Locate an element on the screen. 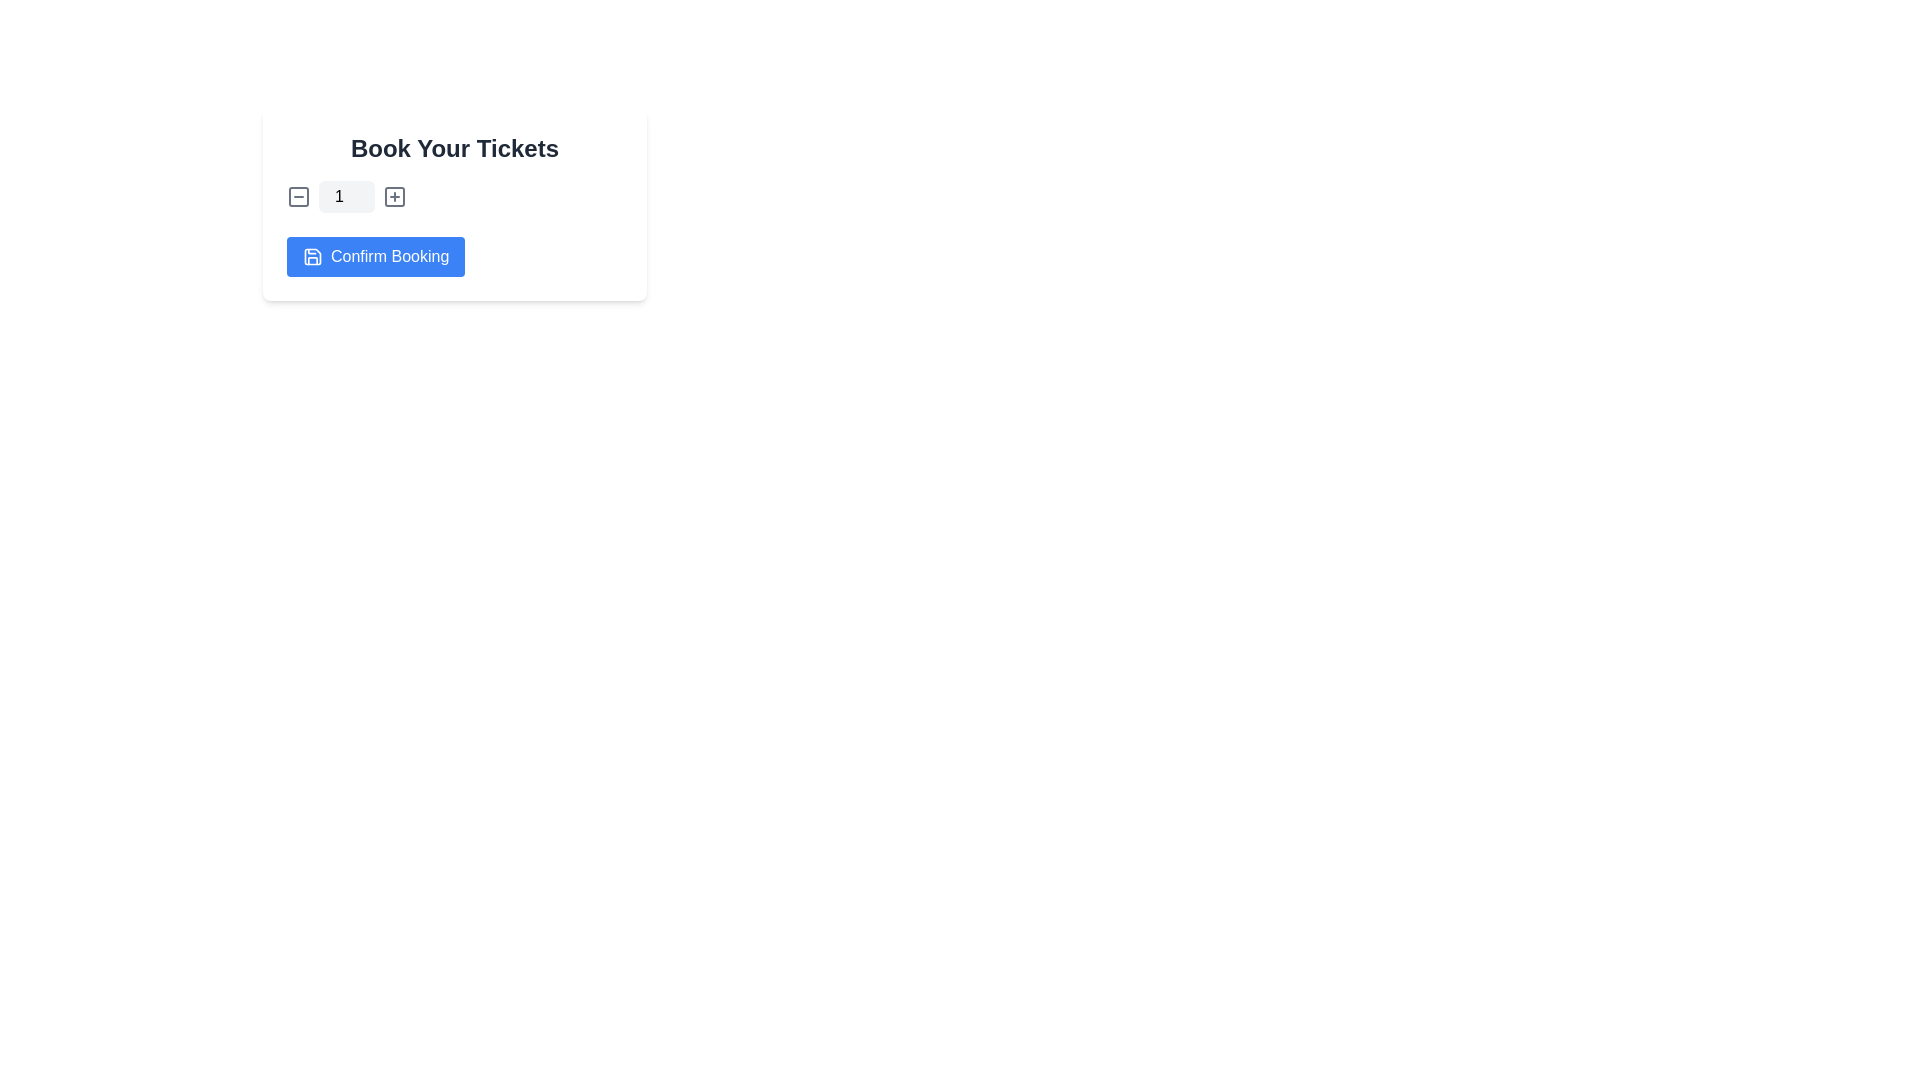  the decrement button located to the left of the numerical input field in the quantity adjustment control to decrease the value in the associated input field is located at coordinates (297, 196).